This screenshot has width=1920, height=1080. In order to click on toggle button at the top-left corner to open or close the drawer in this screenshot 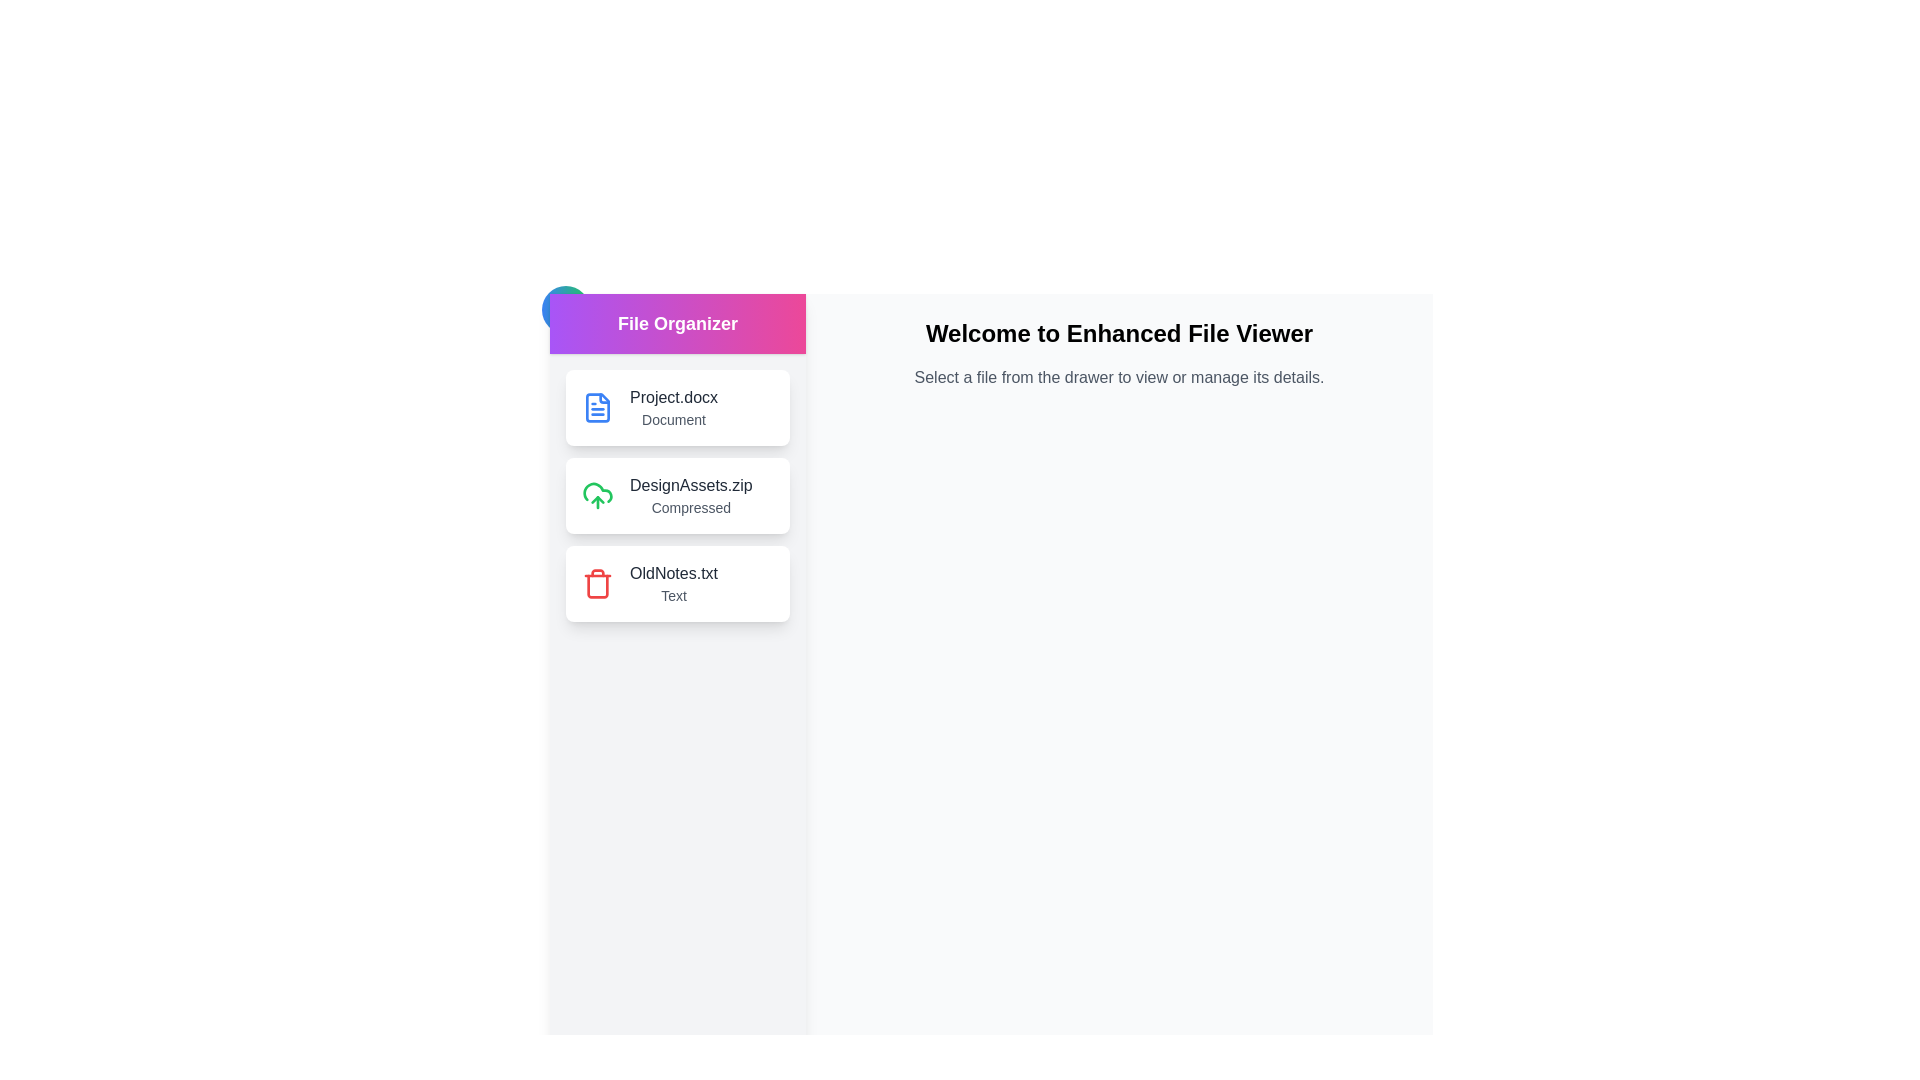, I will do `click(565, 309)`.